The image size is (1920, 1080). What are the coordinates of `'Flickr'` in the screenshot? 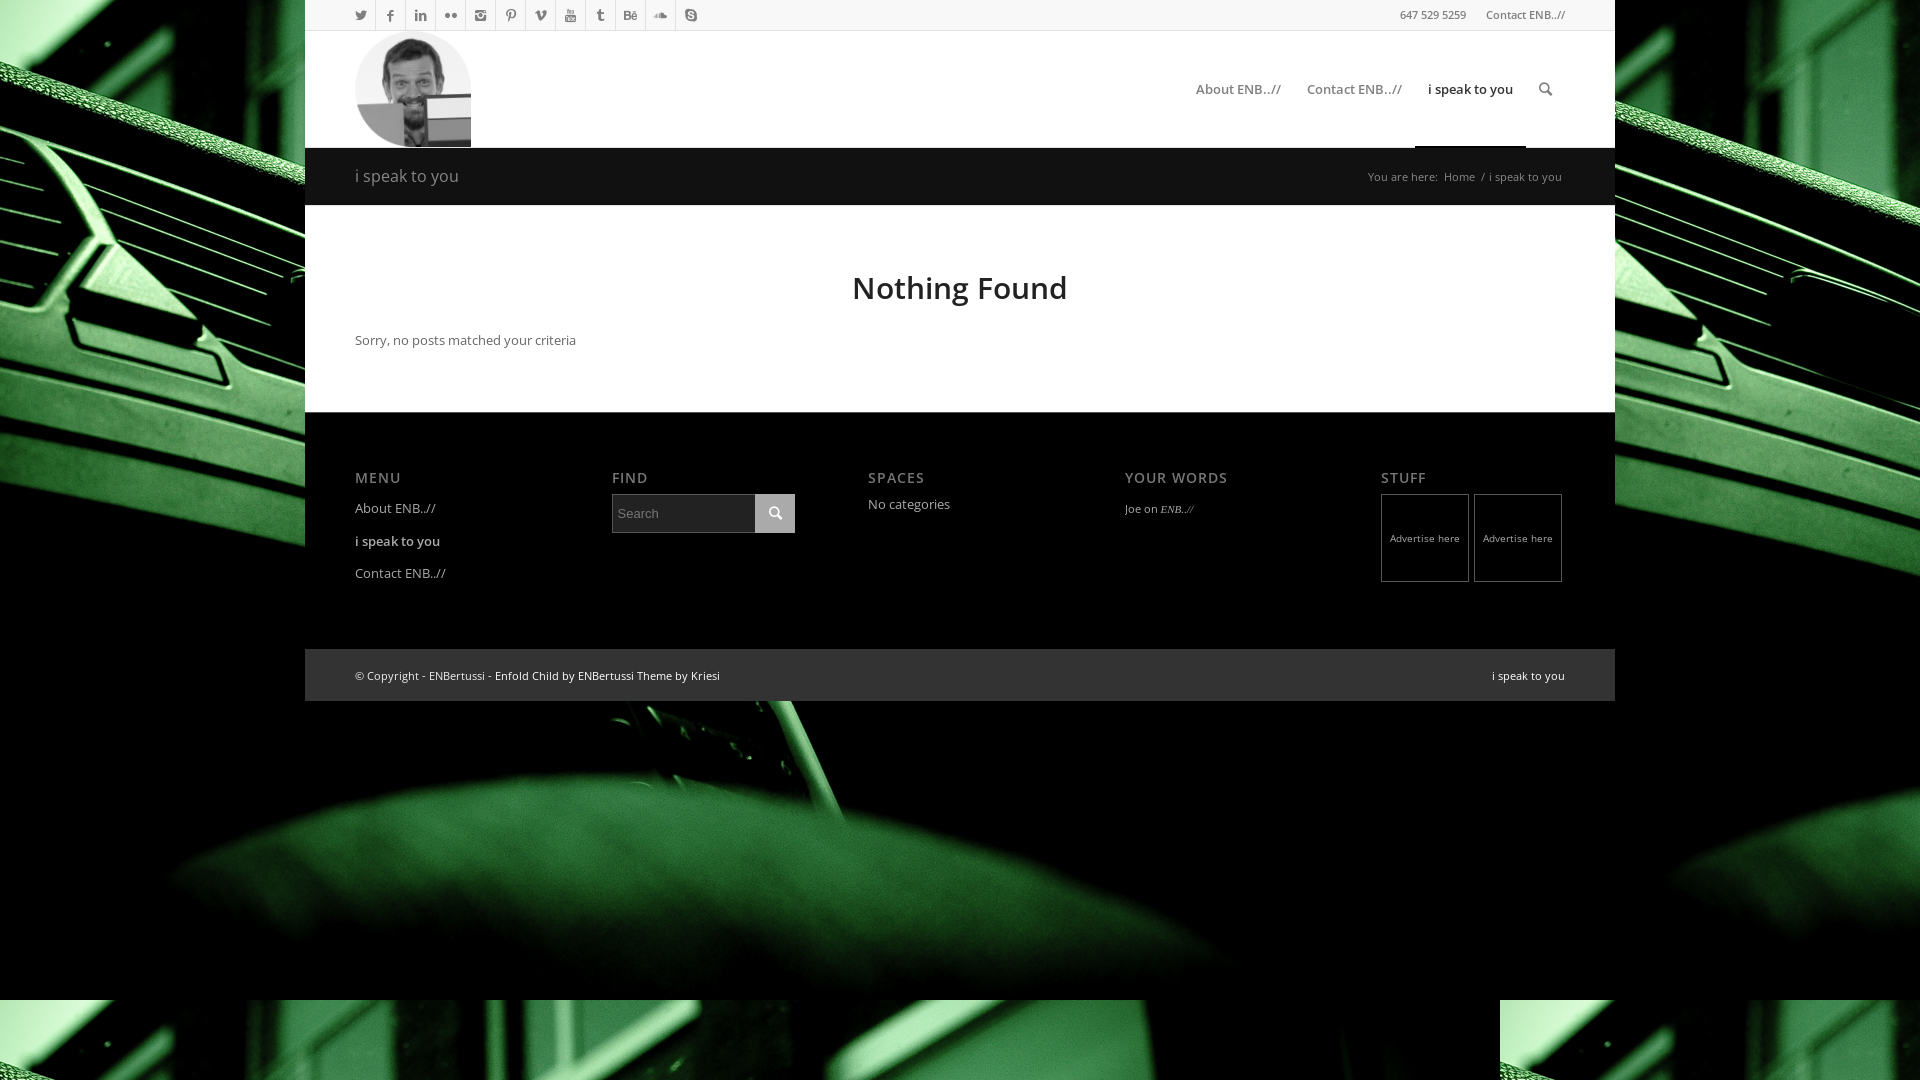 It's located at (449, 15).